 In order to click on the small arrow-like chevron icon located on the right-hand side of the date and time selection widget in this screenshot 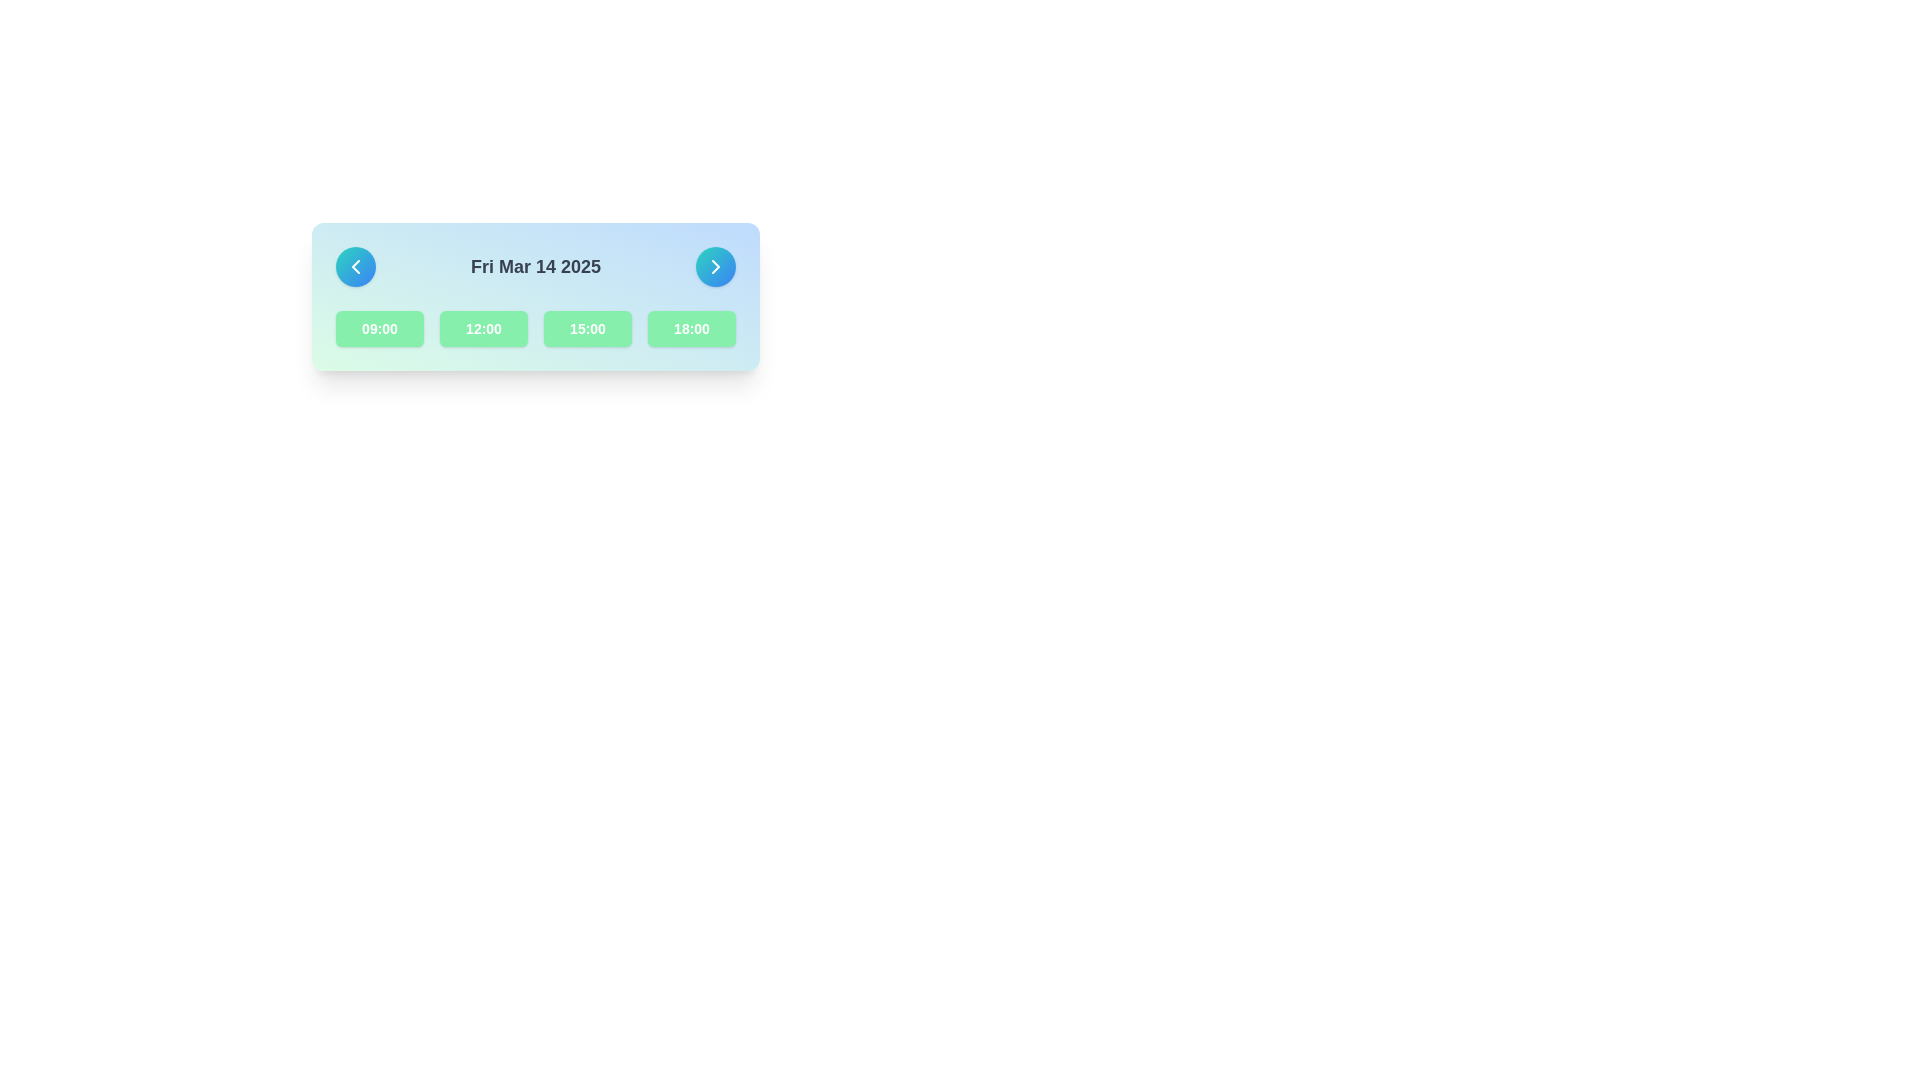, I will do `click(355, 265)`.